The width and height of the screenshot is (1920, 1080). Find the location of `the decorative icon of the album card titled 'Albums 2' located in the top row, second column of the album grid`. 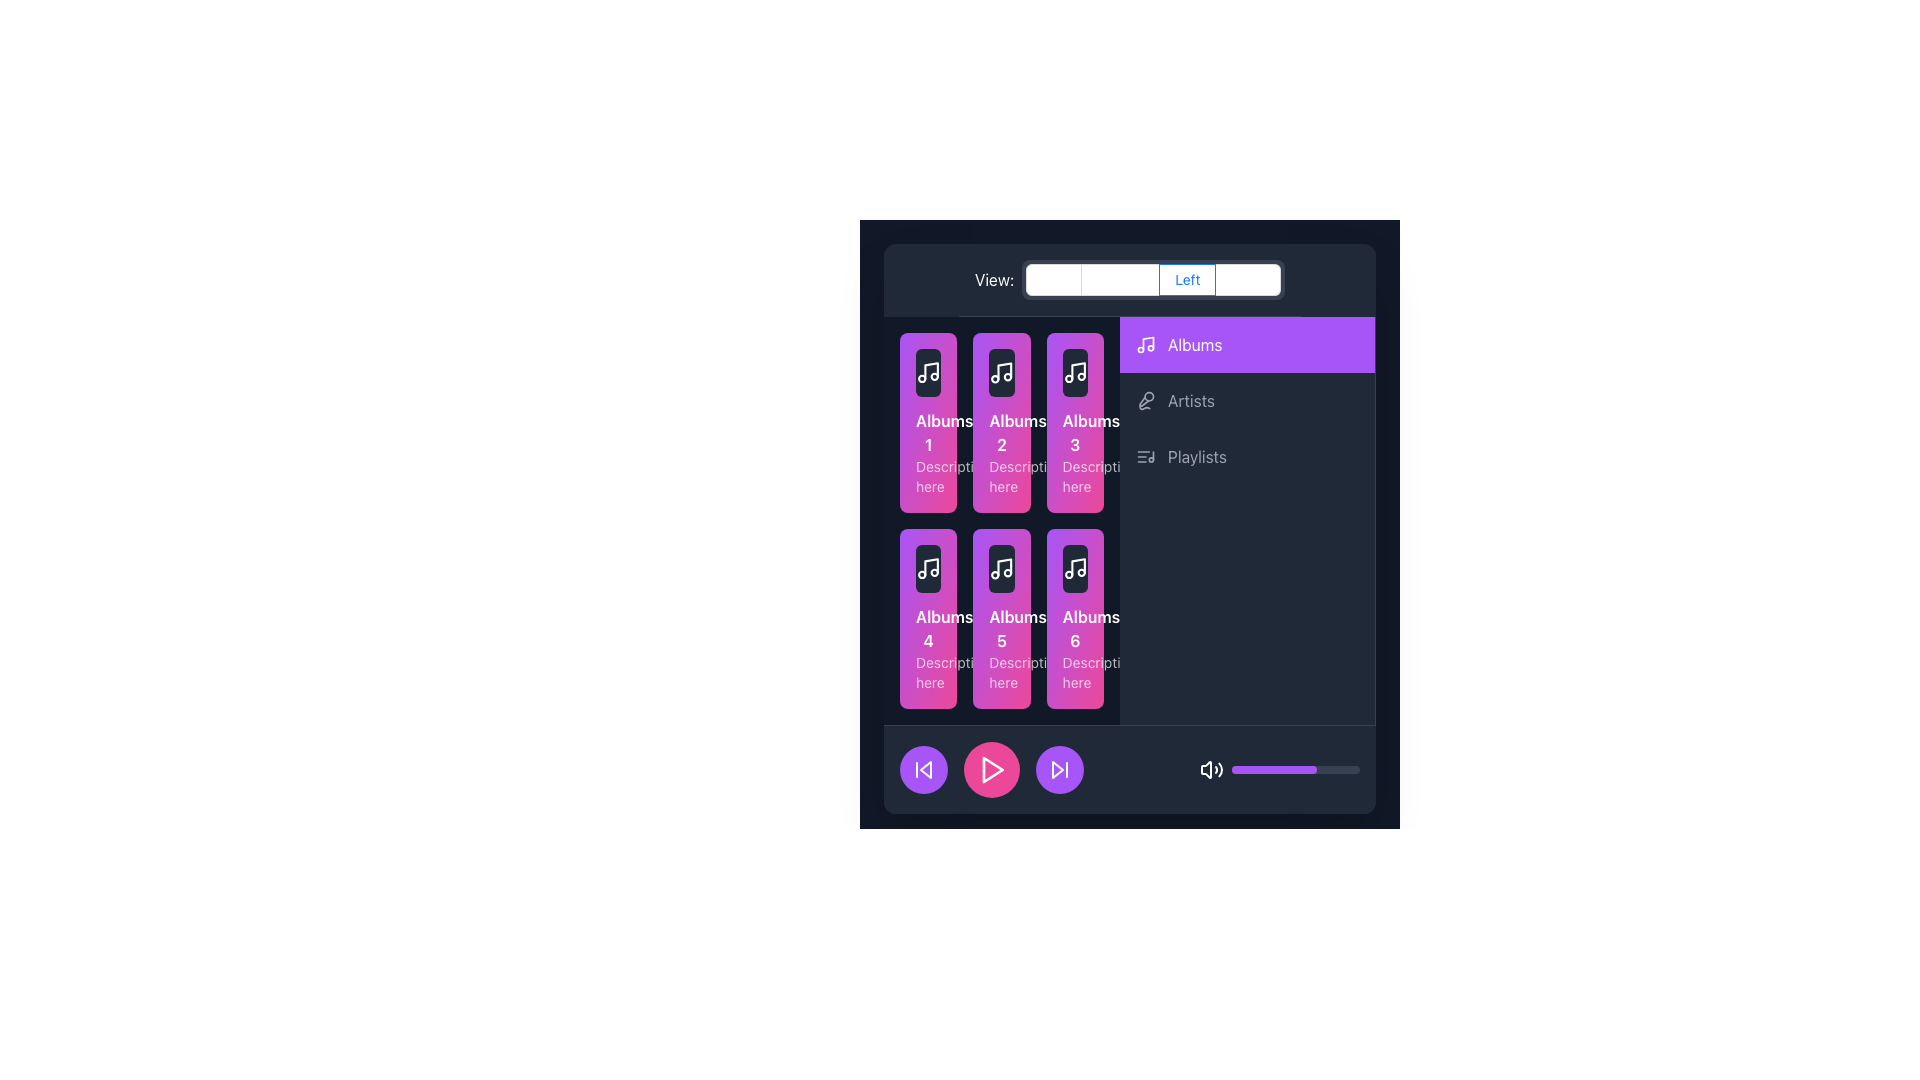

the decorative icon of the album card titled 'Albums 2' located in the top row, second column of the album grid is located at coordinates (1002, 373).